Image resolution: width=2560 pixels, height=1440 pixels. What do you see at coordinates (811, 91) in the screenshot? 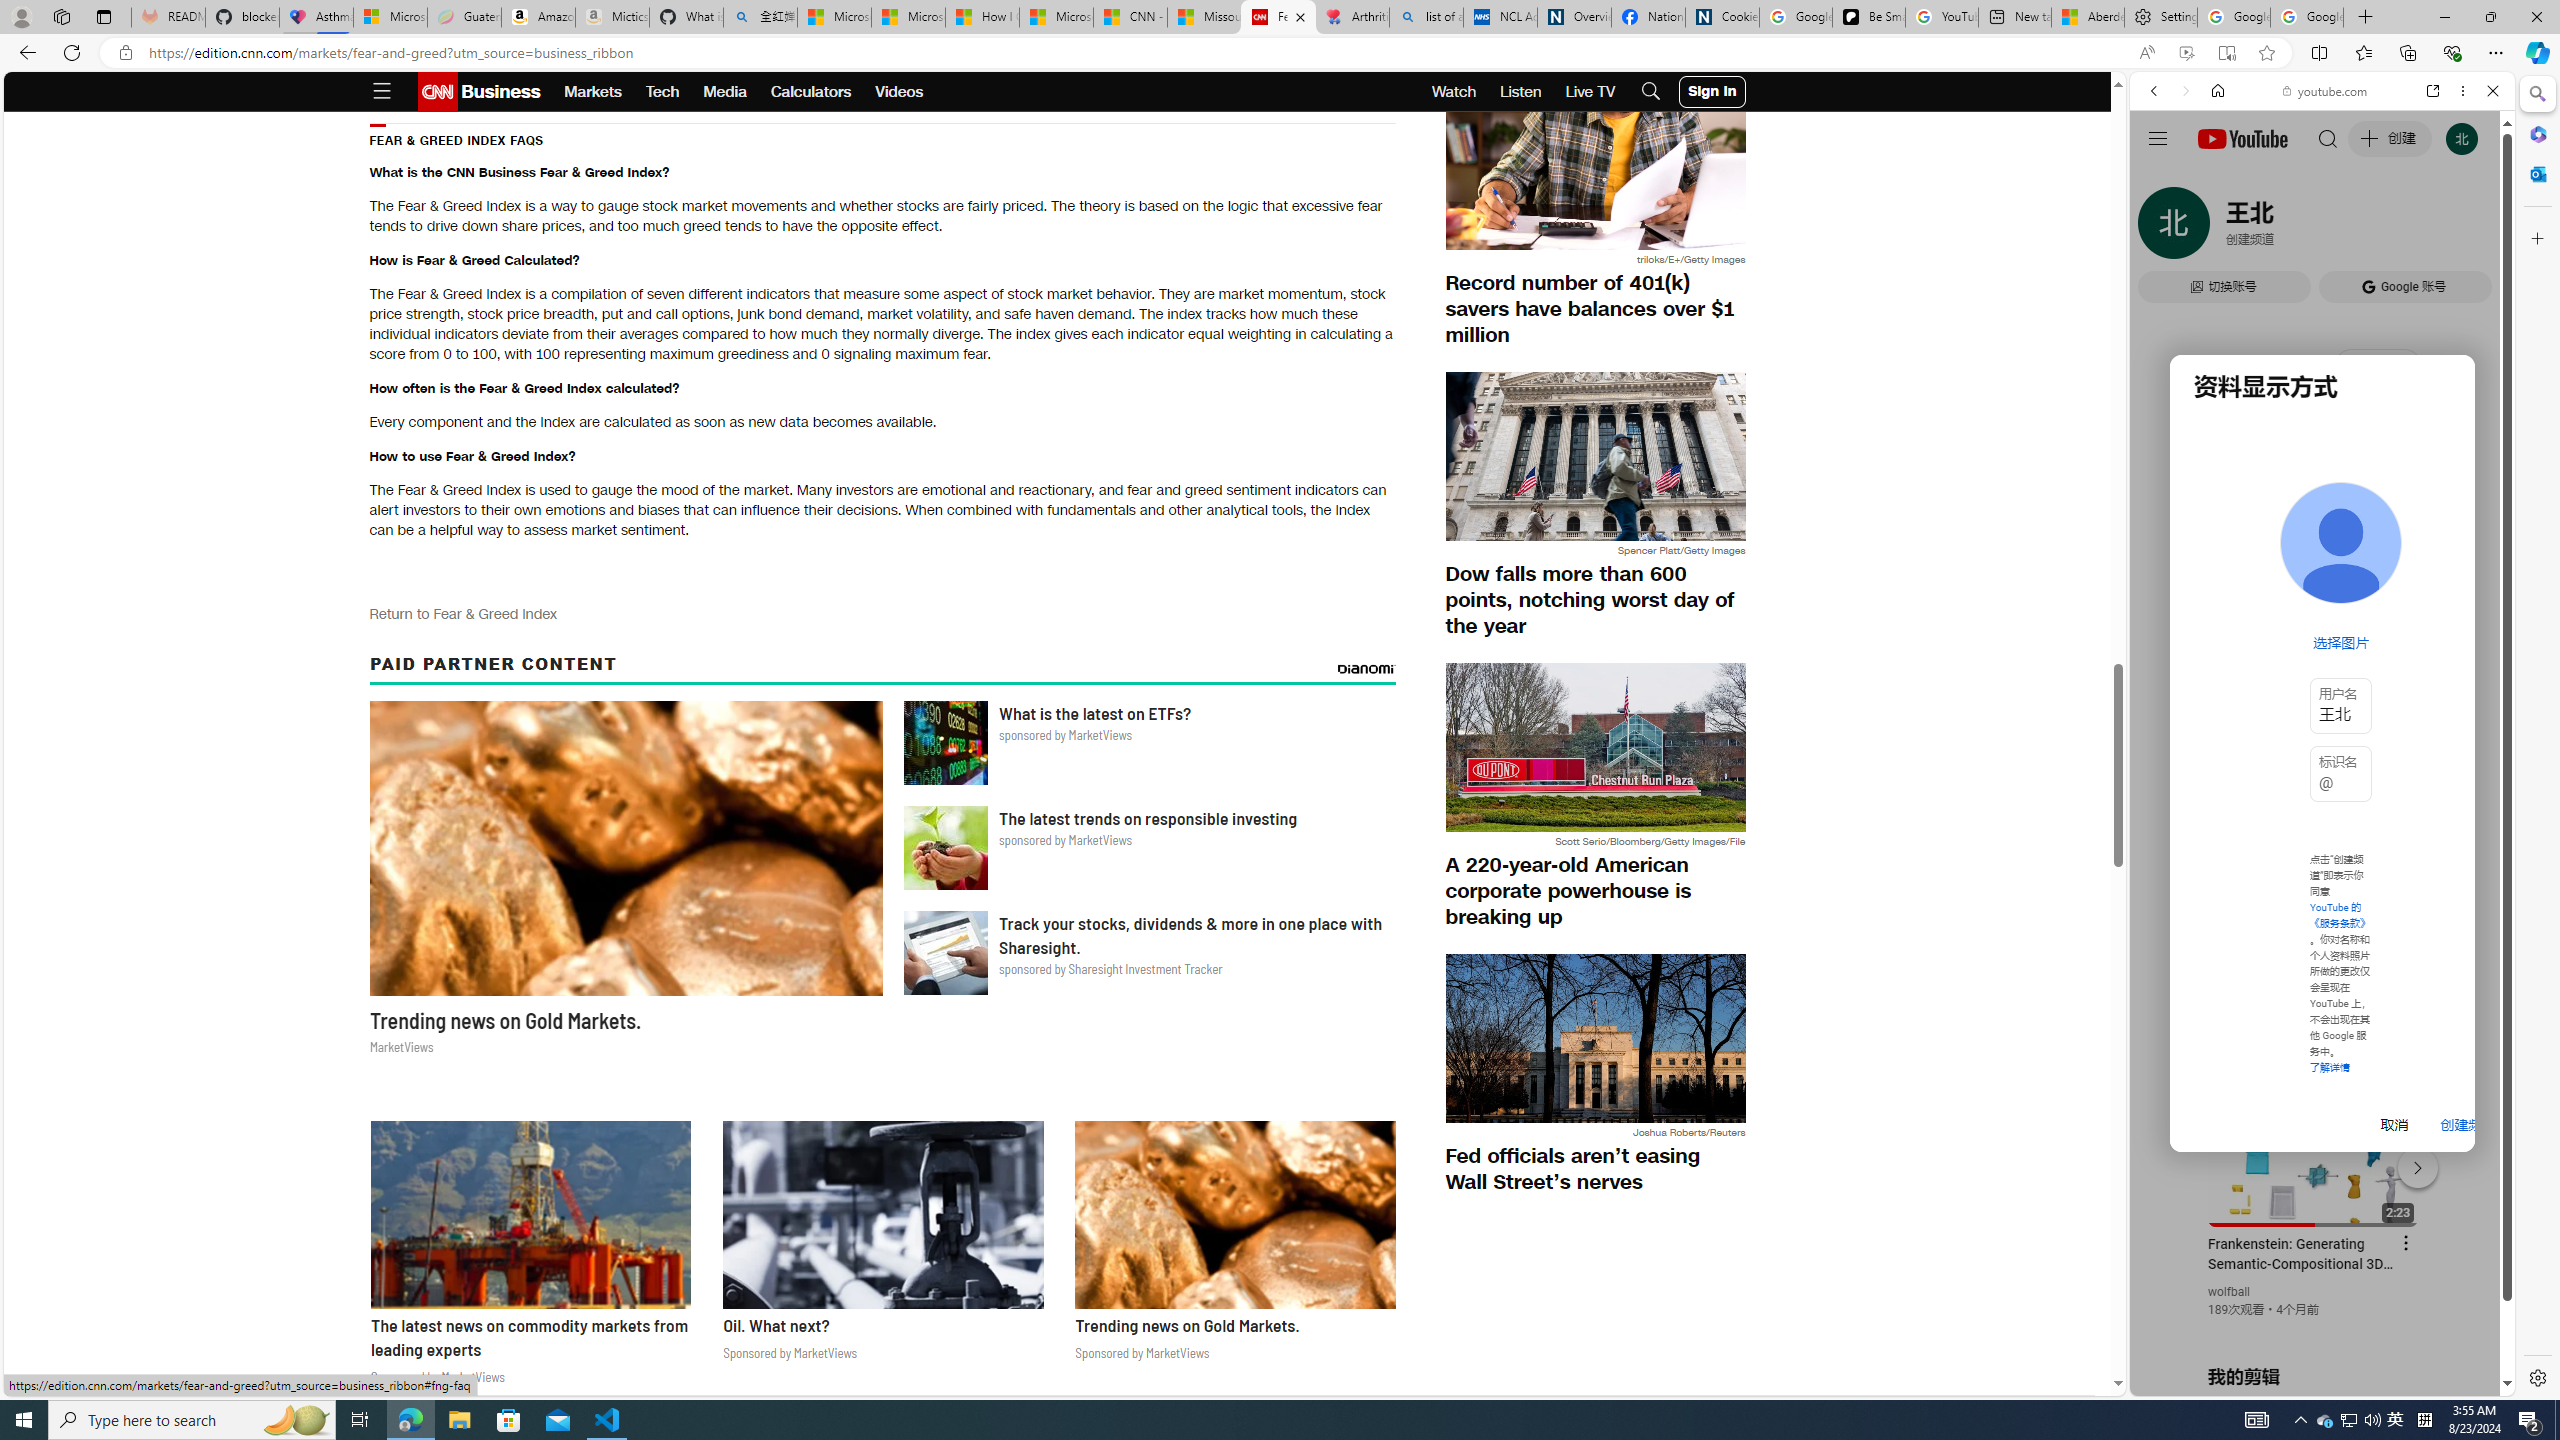
I see `'Calculators'` at bounding box center [811, 91].